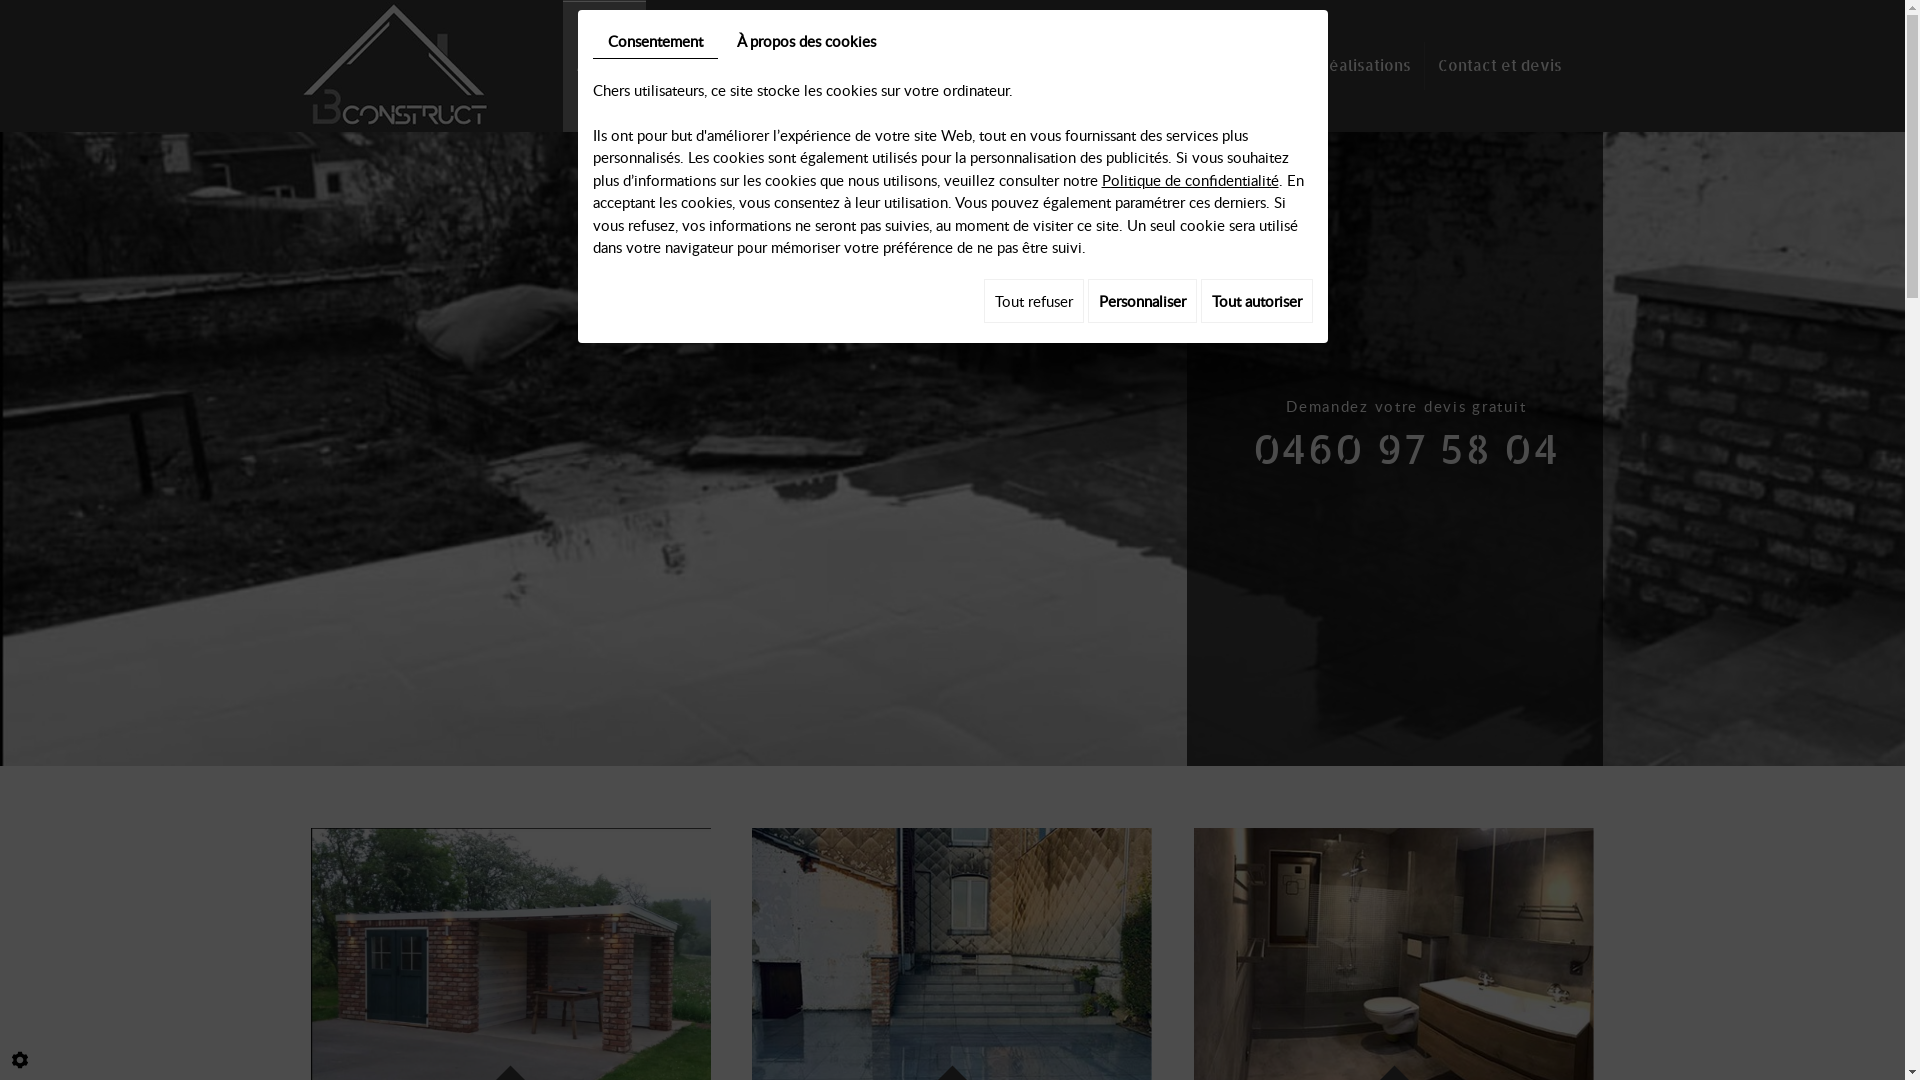 Image resolution: width=1920 pixels, height=1080 pixels. What do you see at coordinates (654, 42) in the screenshot?
I see `'Consentement'` at bounding box center [654, 42].